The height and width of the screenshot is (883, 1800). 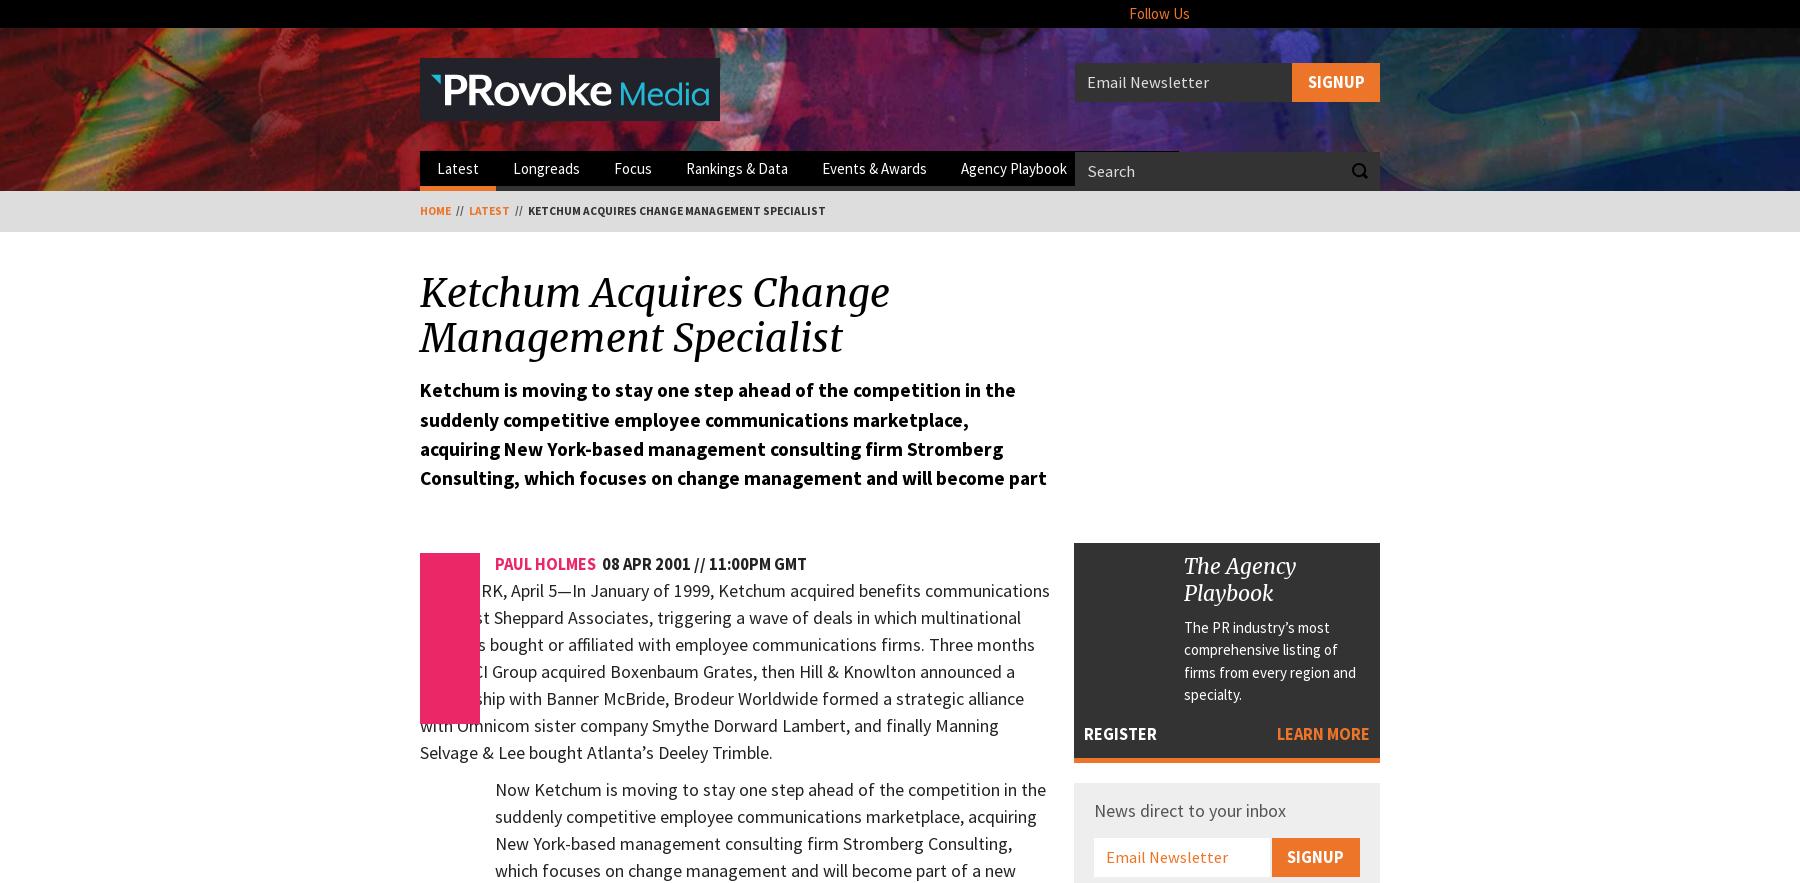 I want to click on 'The PR industry’s most comprehensive listing of firms from every region and specialty.', so click(x=1270, y=659).